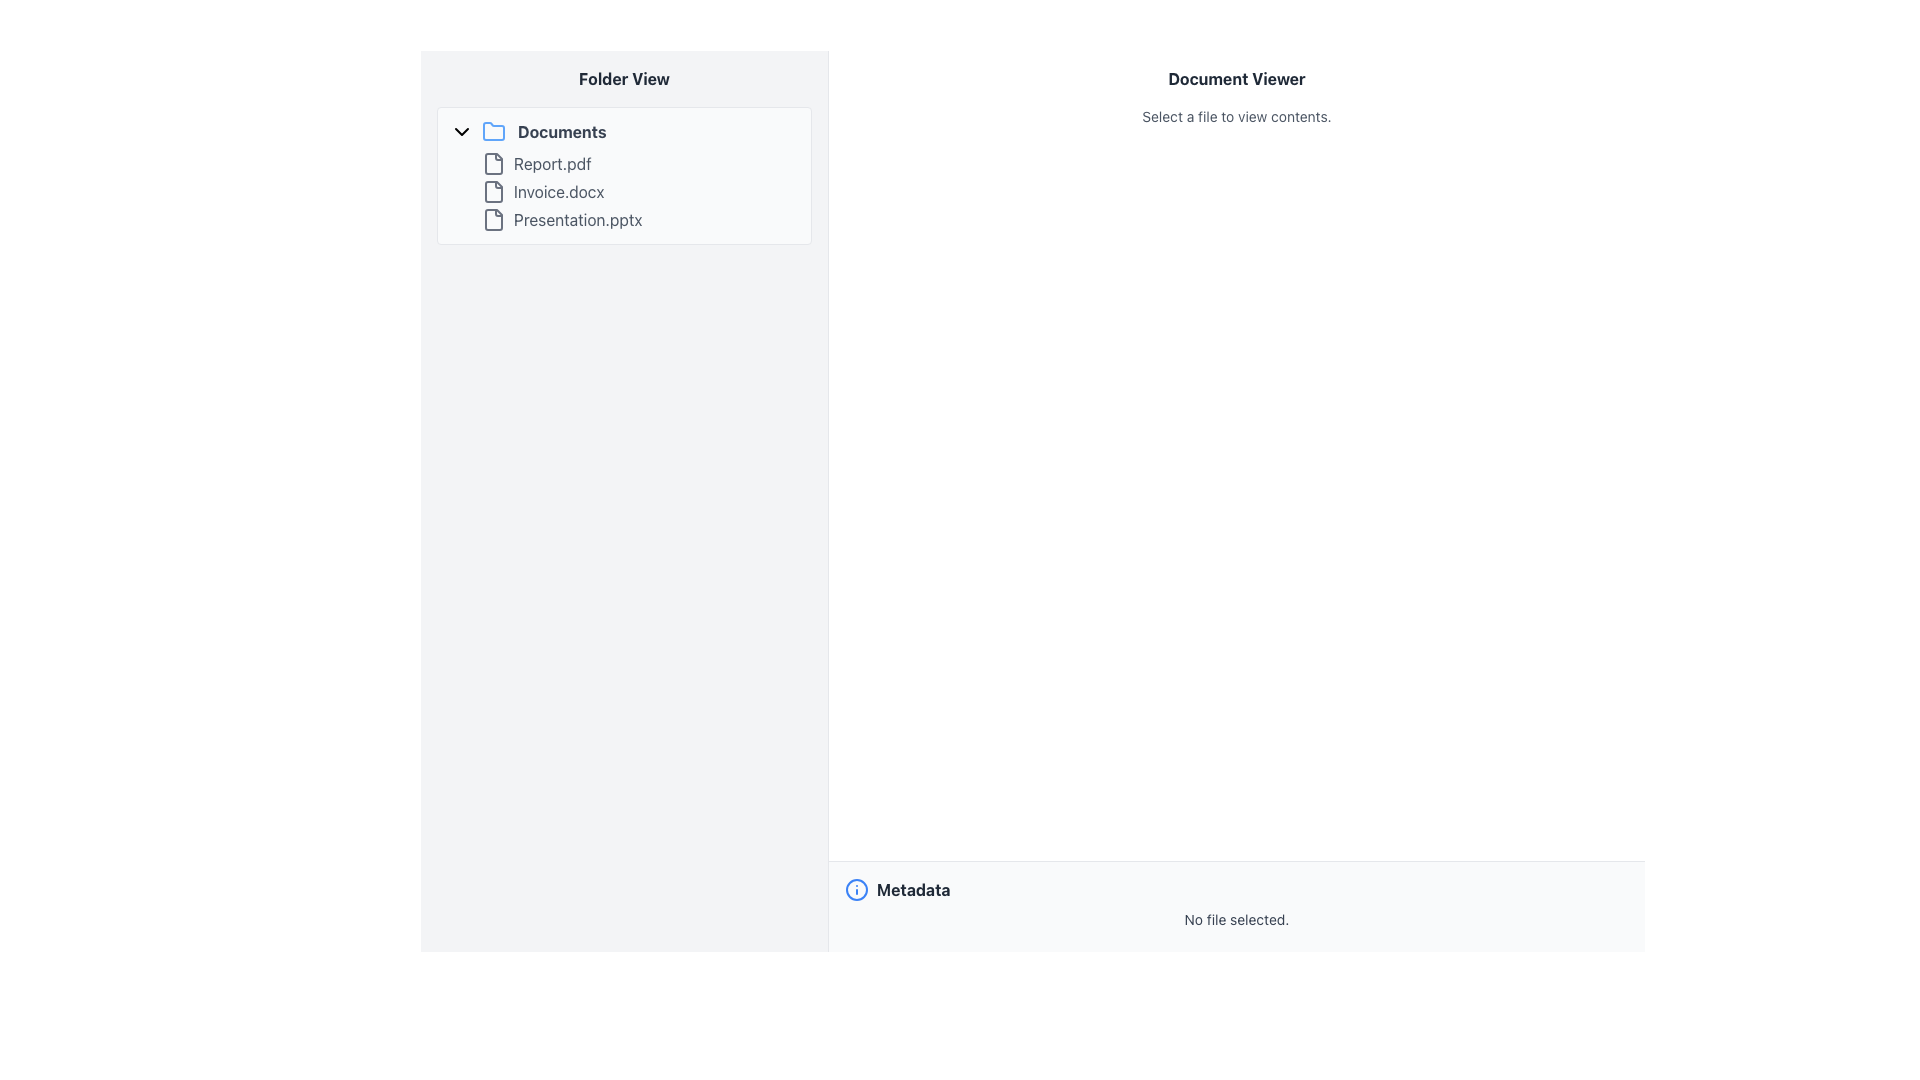 The width and height of the screenshot is (1920, 1080). What do you see at coordinates (857, 889) in the screenshot?
I see `the blue circular icon displaying the letter 'i' located at the beginning of the 'Metadata' section` at bounding box center [857, 889].